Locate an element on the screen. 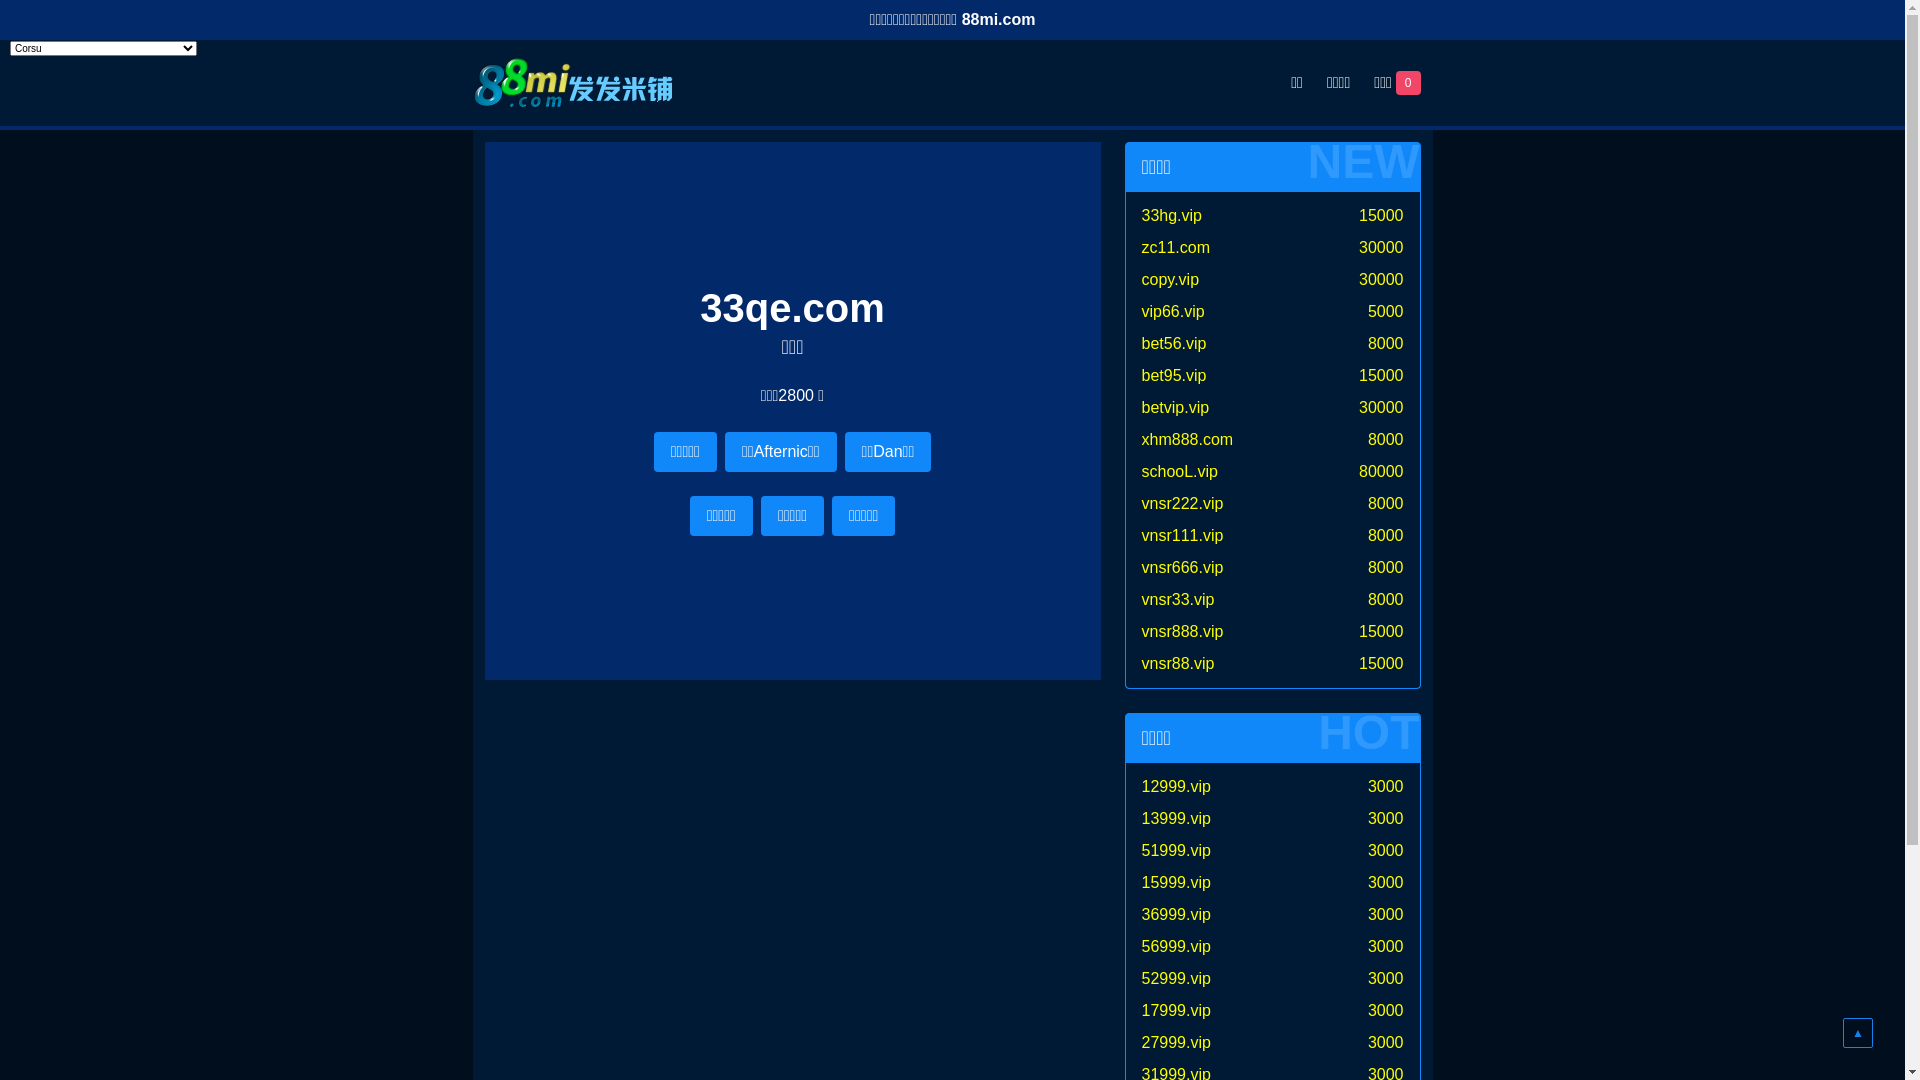 This screenshot has width=1920, height=1080. '13999.vip' is located at coordinates (1176, 818).